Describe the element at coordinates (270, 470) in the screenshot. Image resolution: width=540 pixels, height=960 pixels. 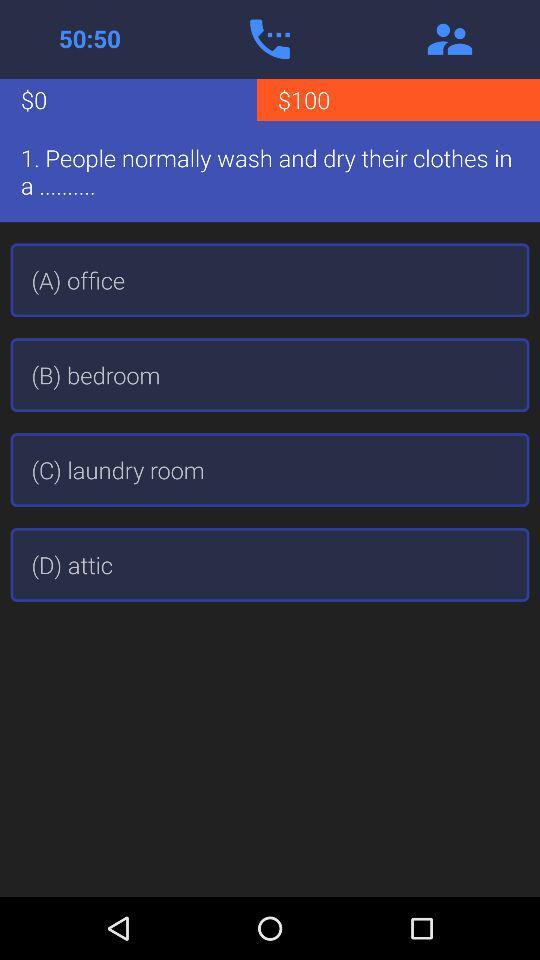
I see `the (c) laundry room item` at that location.